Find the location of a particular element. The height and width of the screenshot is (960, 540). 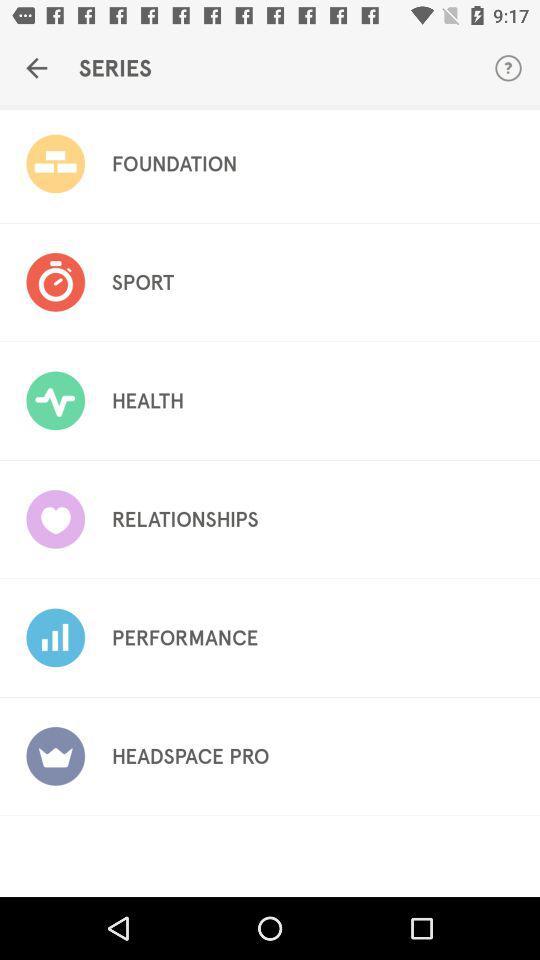

the help icon next to series is located at coordinates (508, 68).